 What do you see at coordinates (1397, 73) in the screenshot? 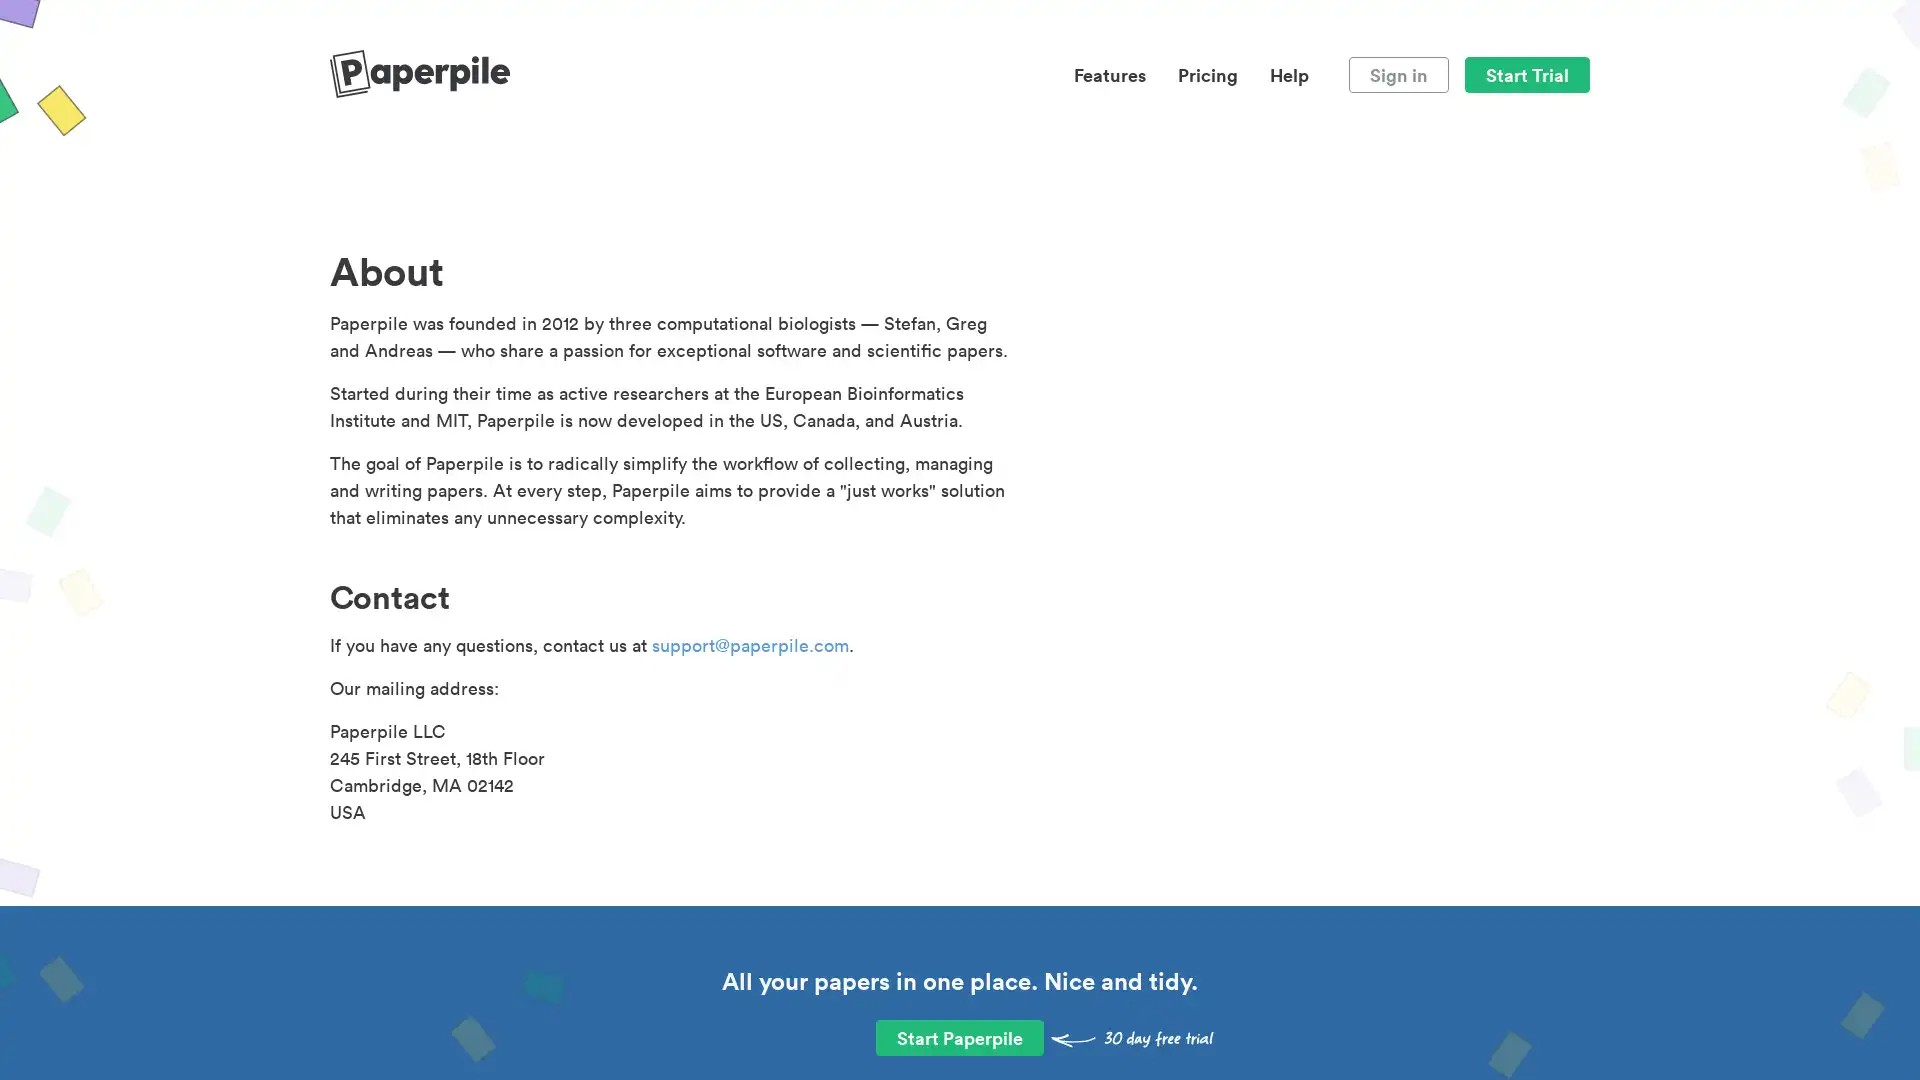
I see `Sign in` at bounding box center [1397, 73].